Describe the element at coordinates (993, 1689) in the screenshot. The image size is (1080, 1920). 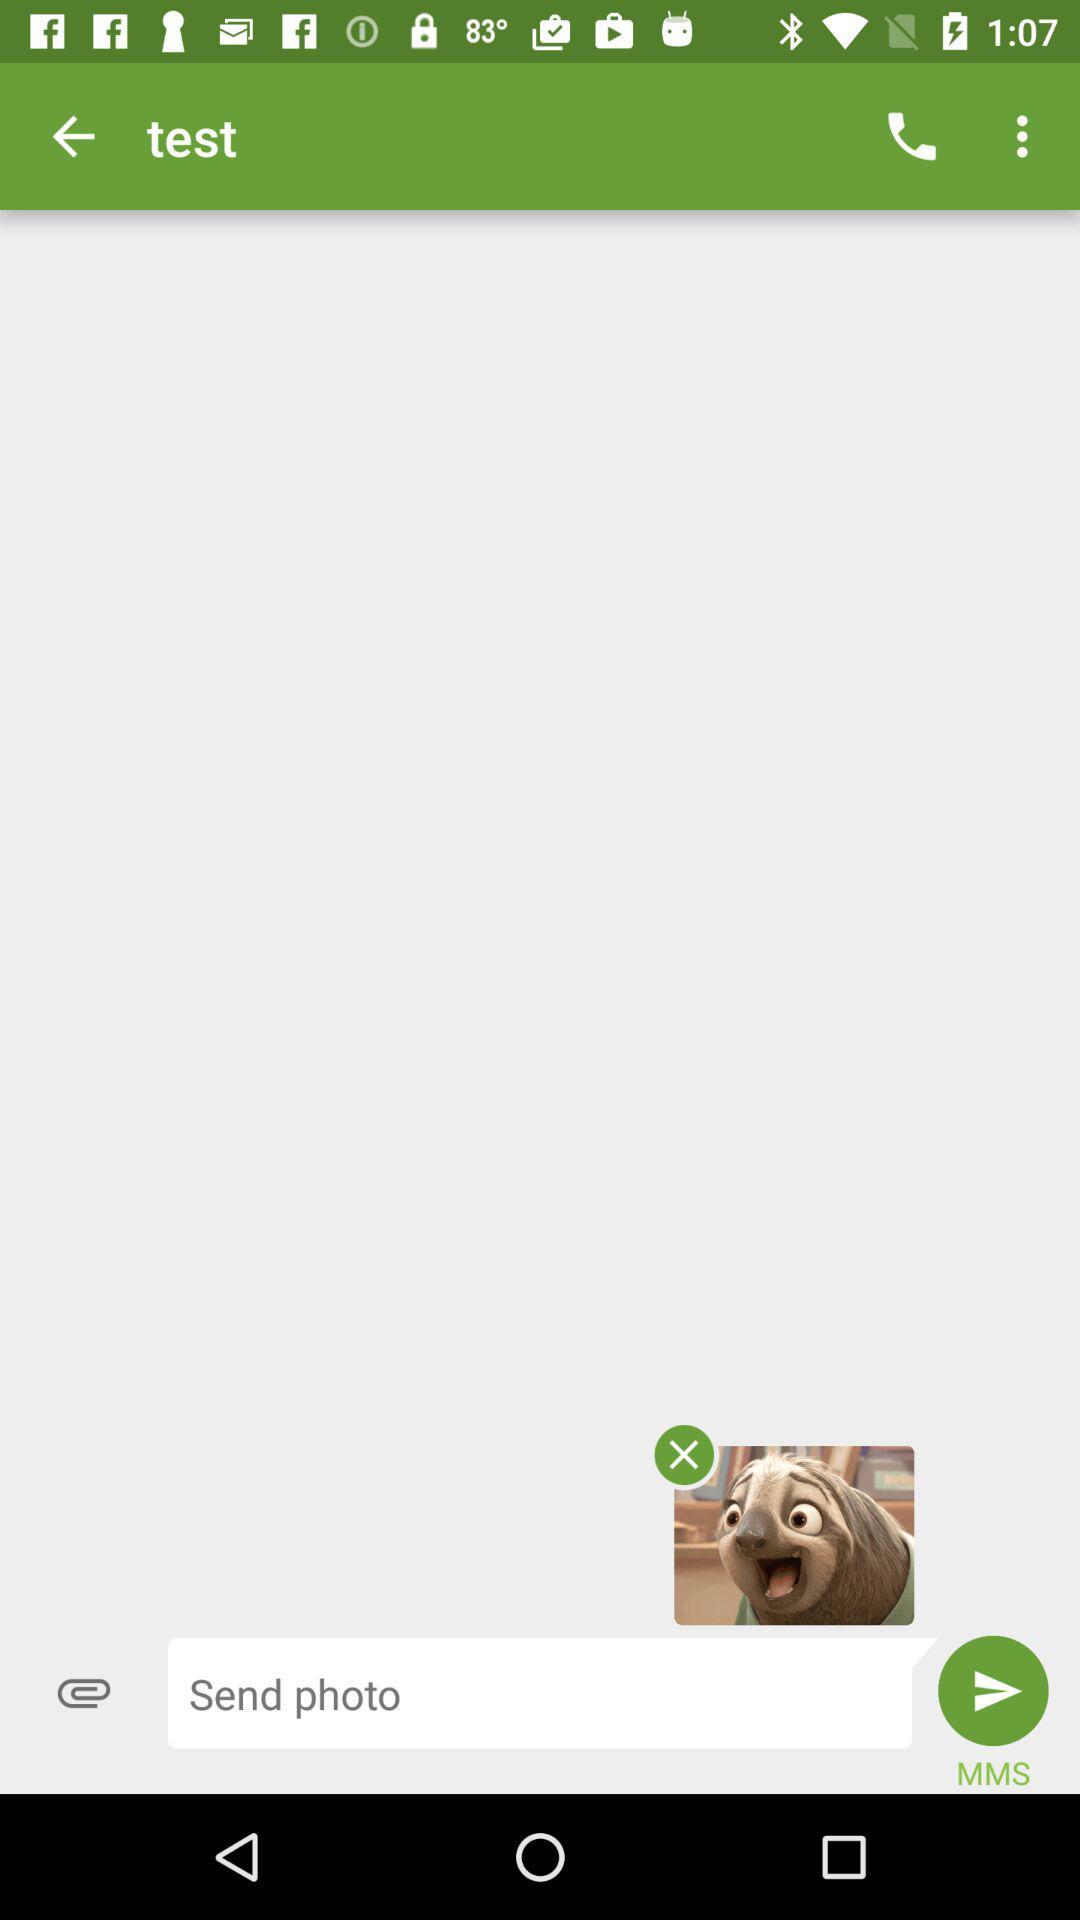
I see `the send icon` at that location.